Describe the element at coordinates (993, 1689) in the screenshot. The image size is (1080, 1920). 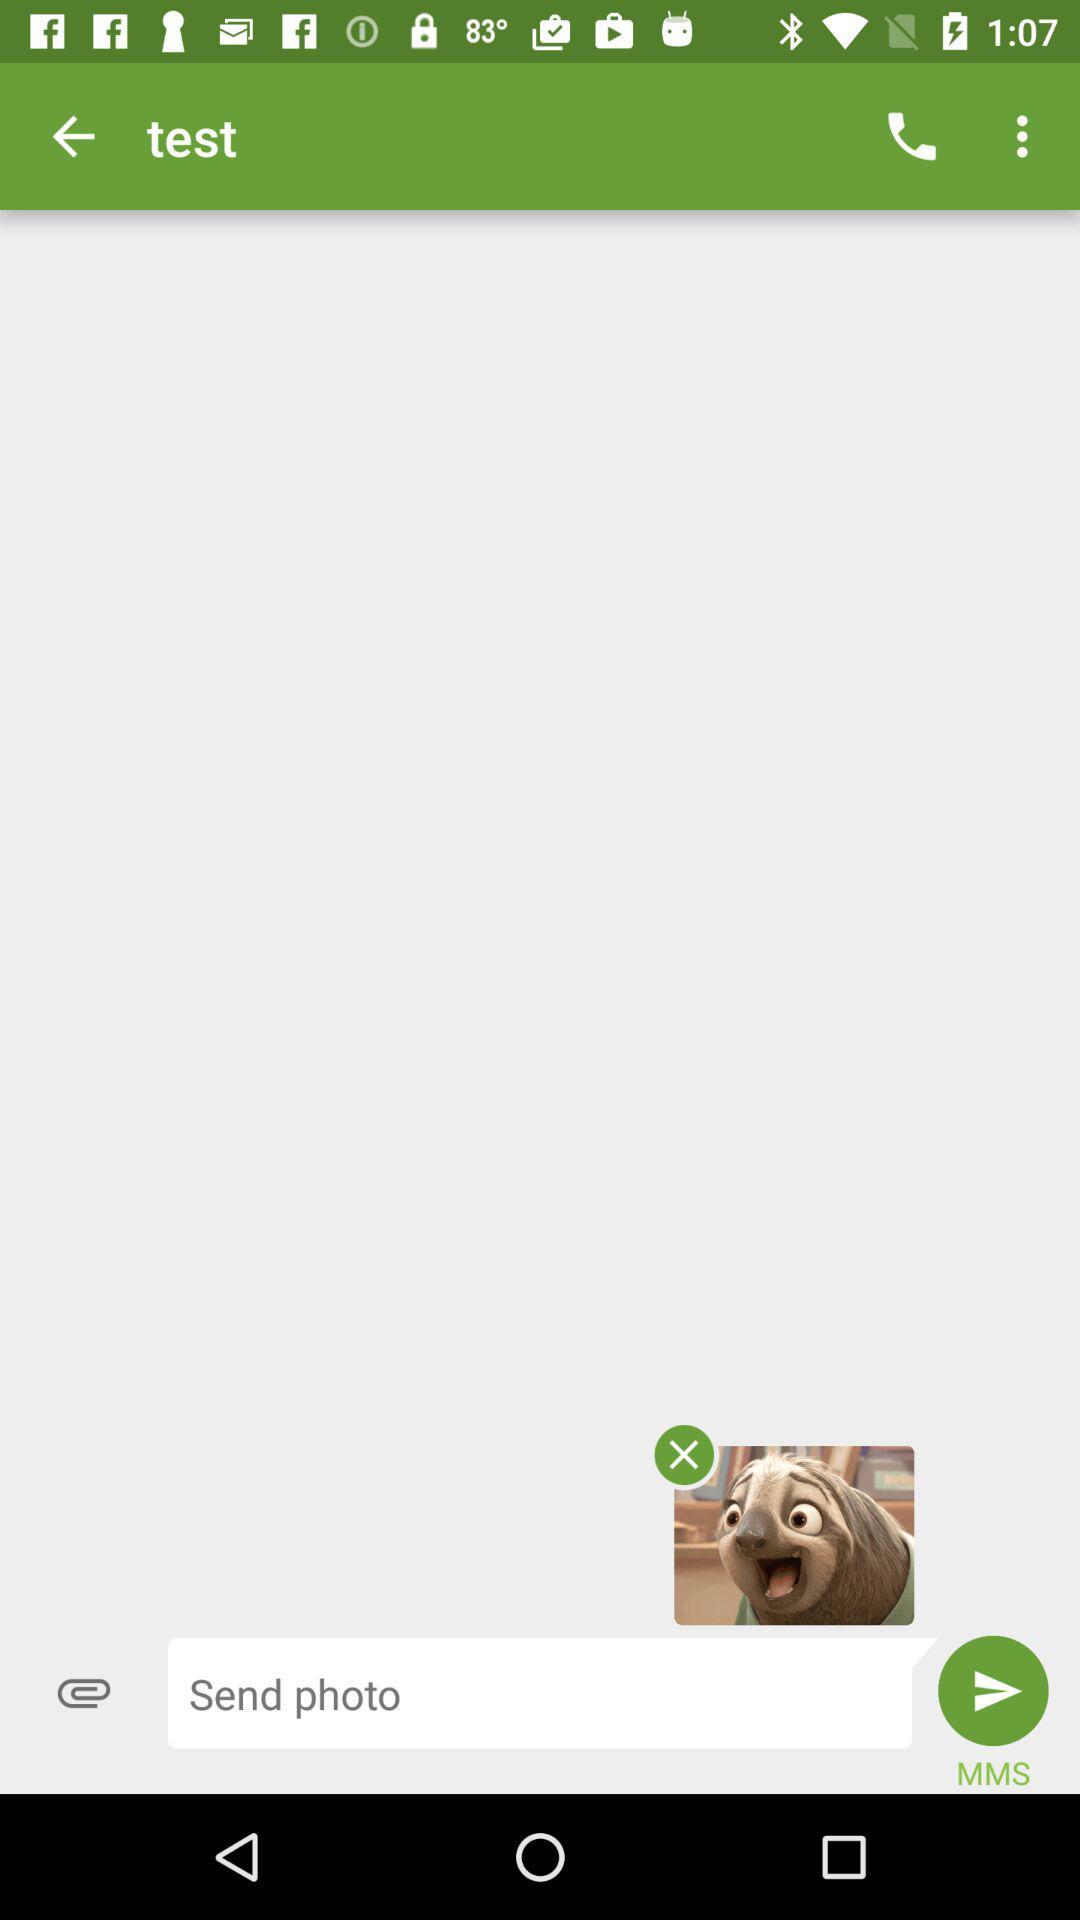
I see `the send icon` at that location.